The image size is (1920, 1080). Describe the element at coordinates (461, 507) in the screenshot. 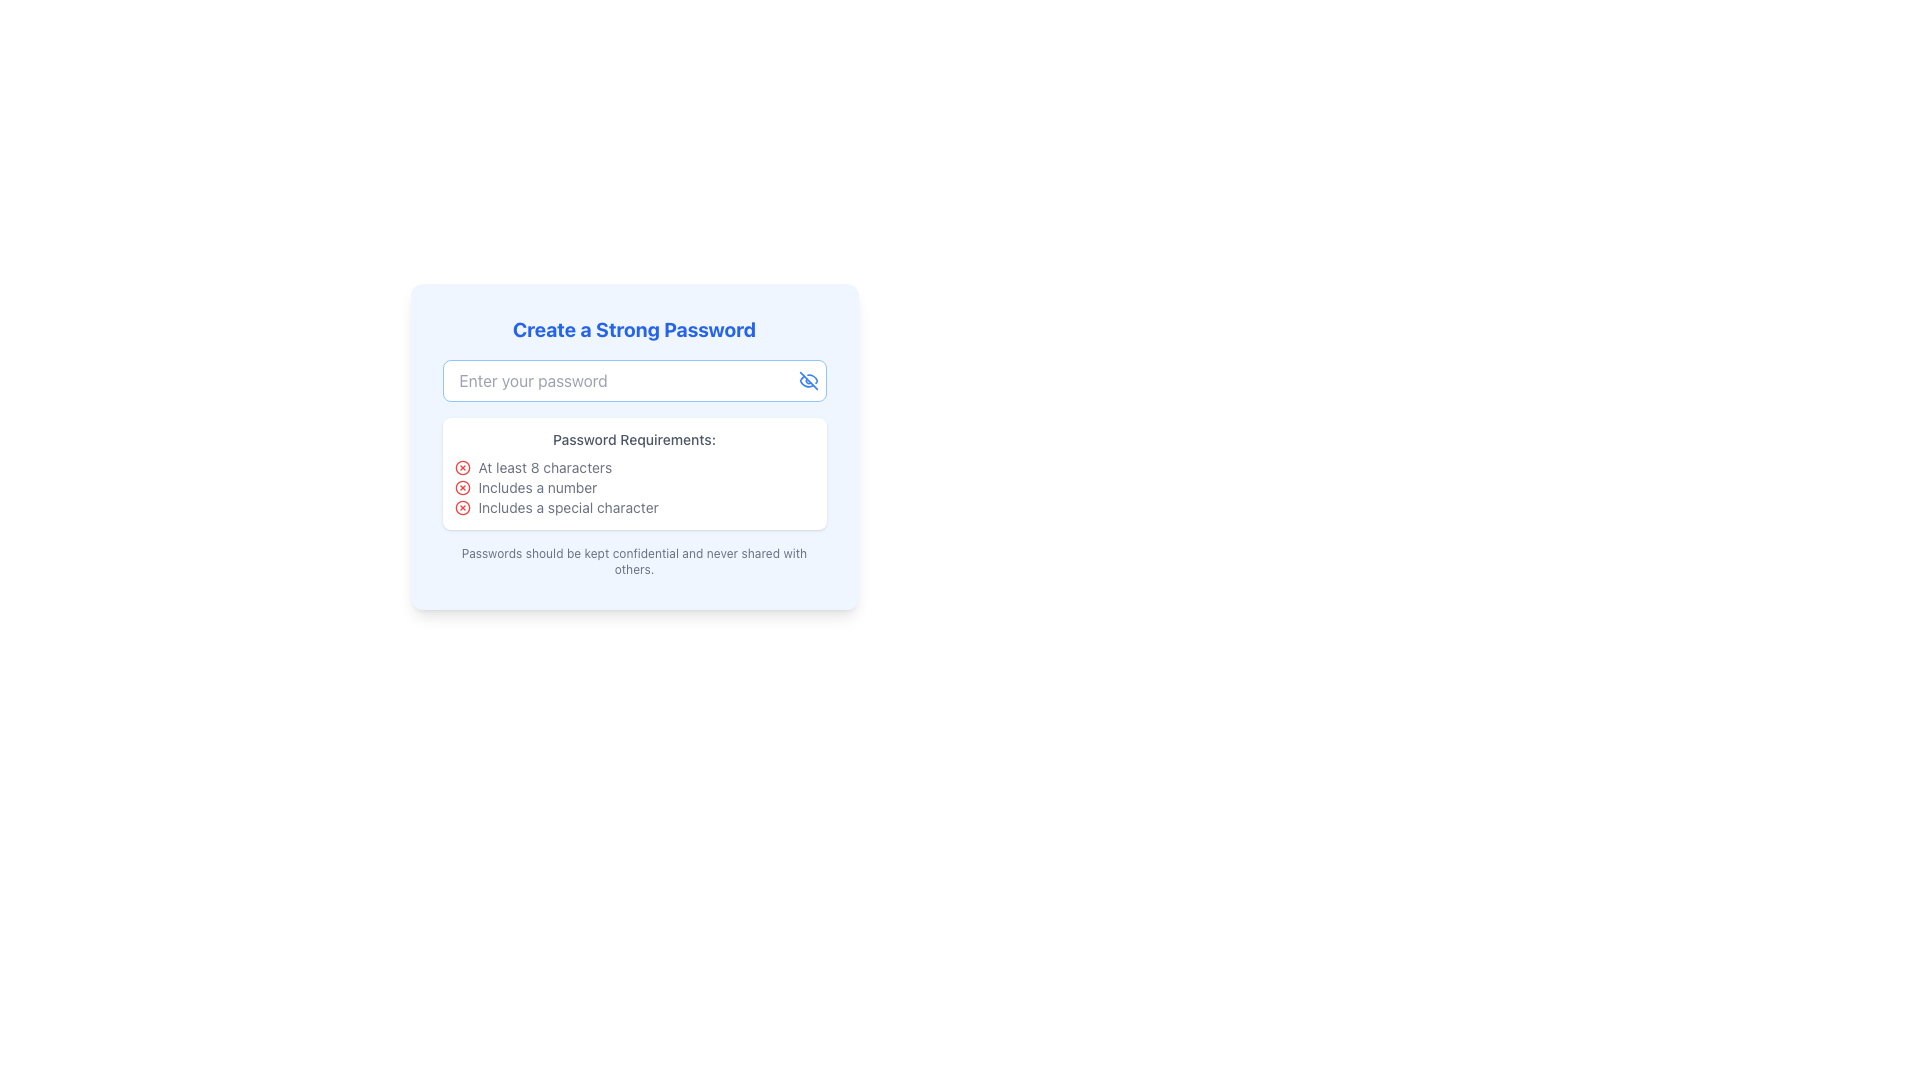

I see `the icon indicating that the password requirement 'Includes a special character' is not met, located to the left of the corresponding text in the password requirements section` at that location.